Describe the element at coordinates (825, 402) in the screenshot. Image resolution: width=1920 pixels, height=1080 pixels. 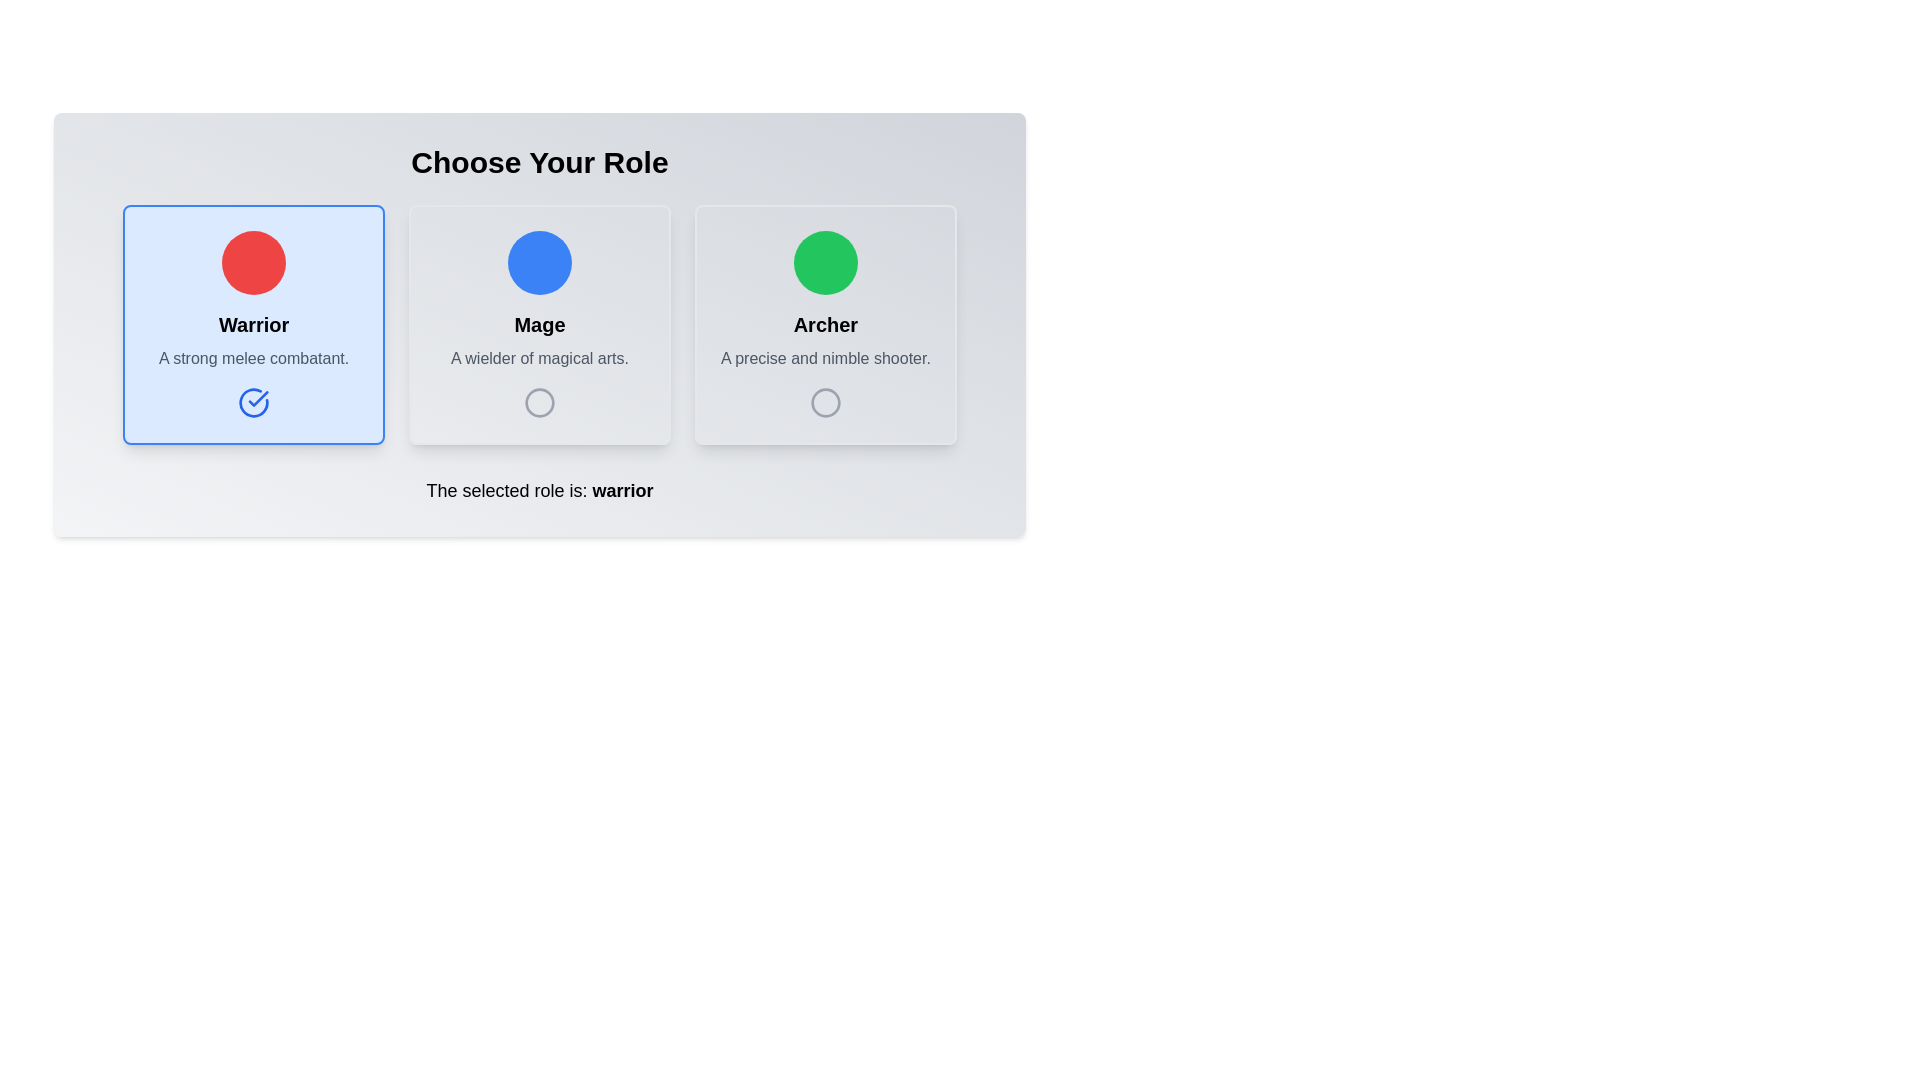
I see `the unselected Radio button icon for the 'Archer' role located under the 'Choose Your Role' interface to activate hover effects` at that location.